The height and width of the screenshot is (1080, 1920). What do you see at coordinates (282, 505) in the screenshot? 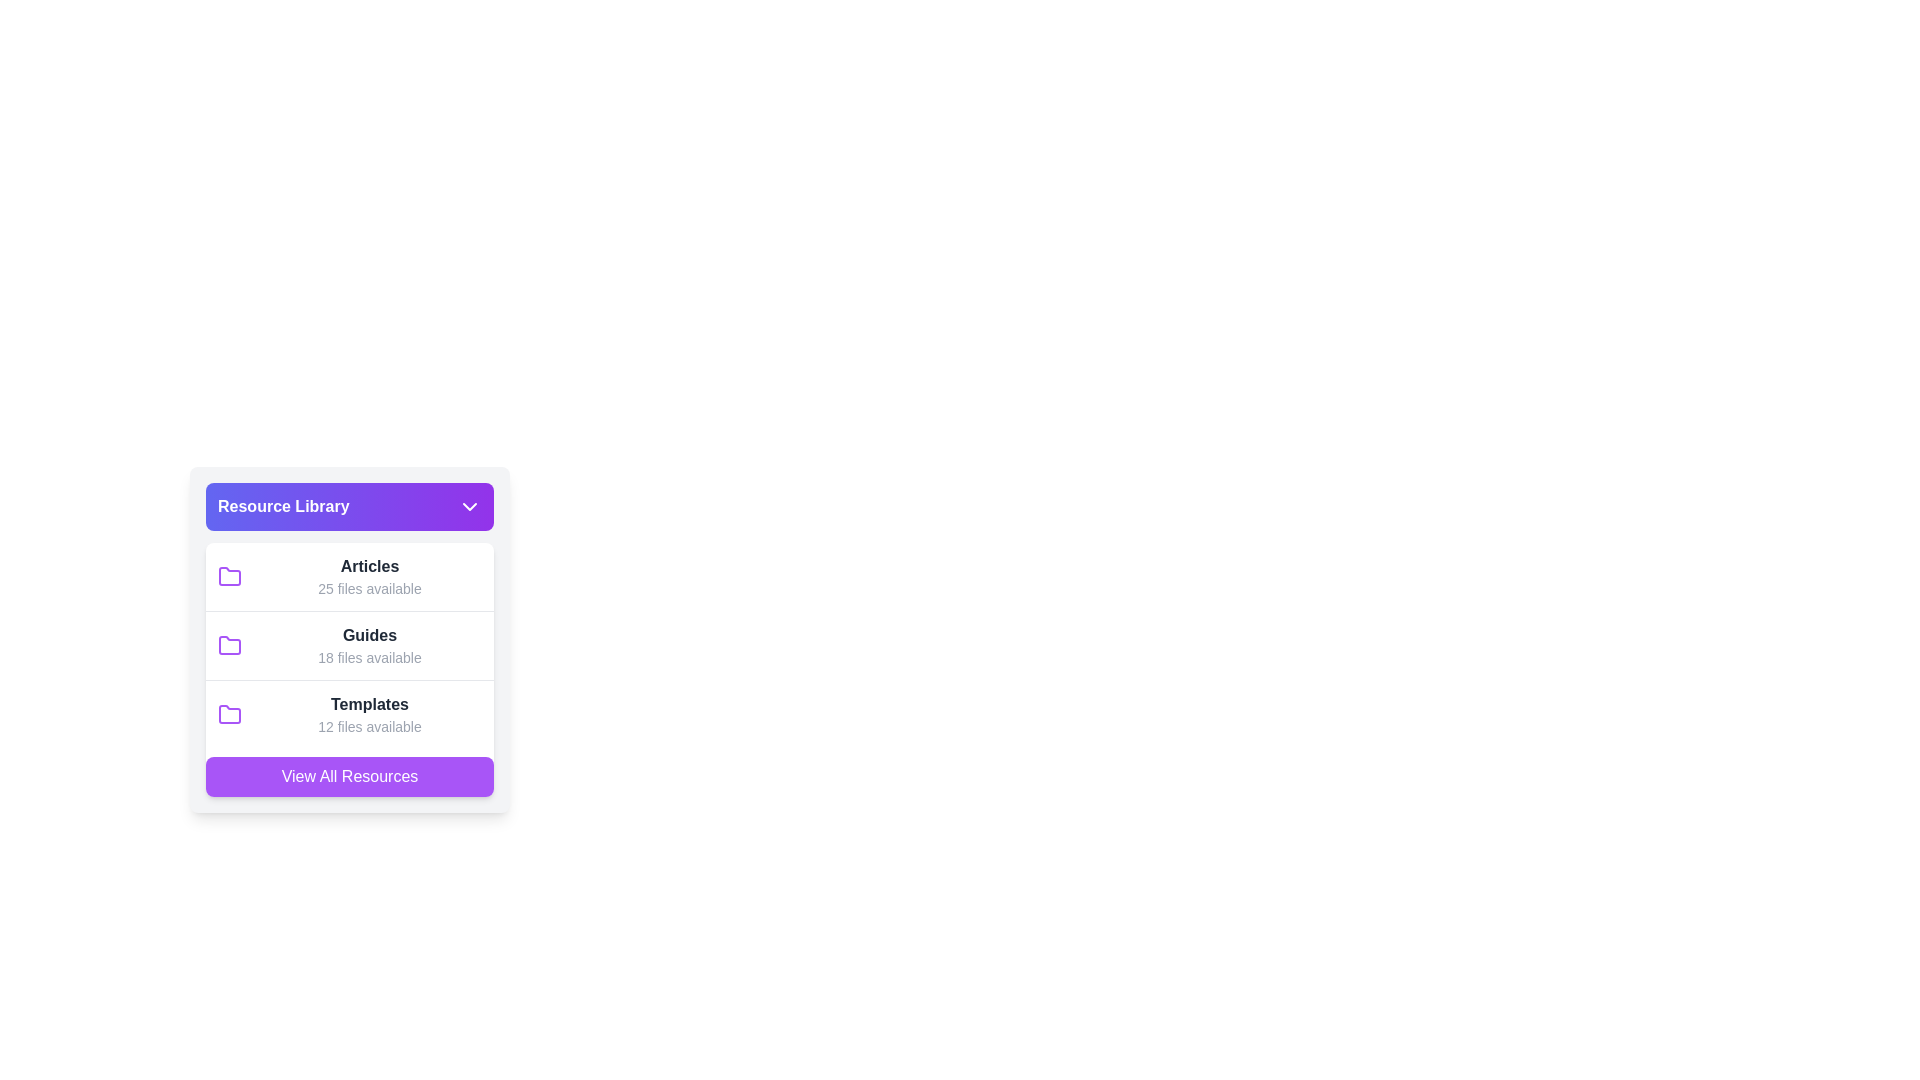
I see `the Text Label located on the left side of the rectangular header bar, which serves as a heading for the resources available below` at bounding box center [282, 505].